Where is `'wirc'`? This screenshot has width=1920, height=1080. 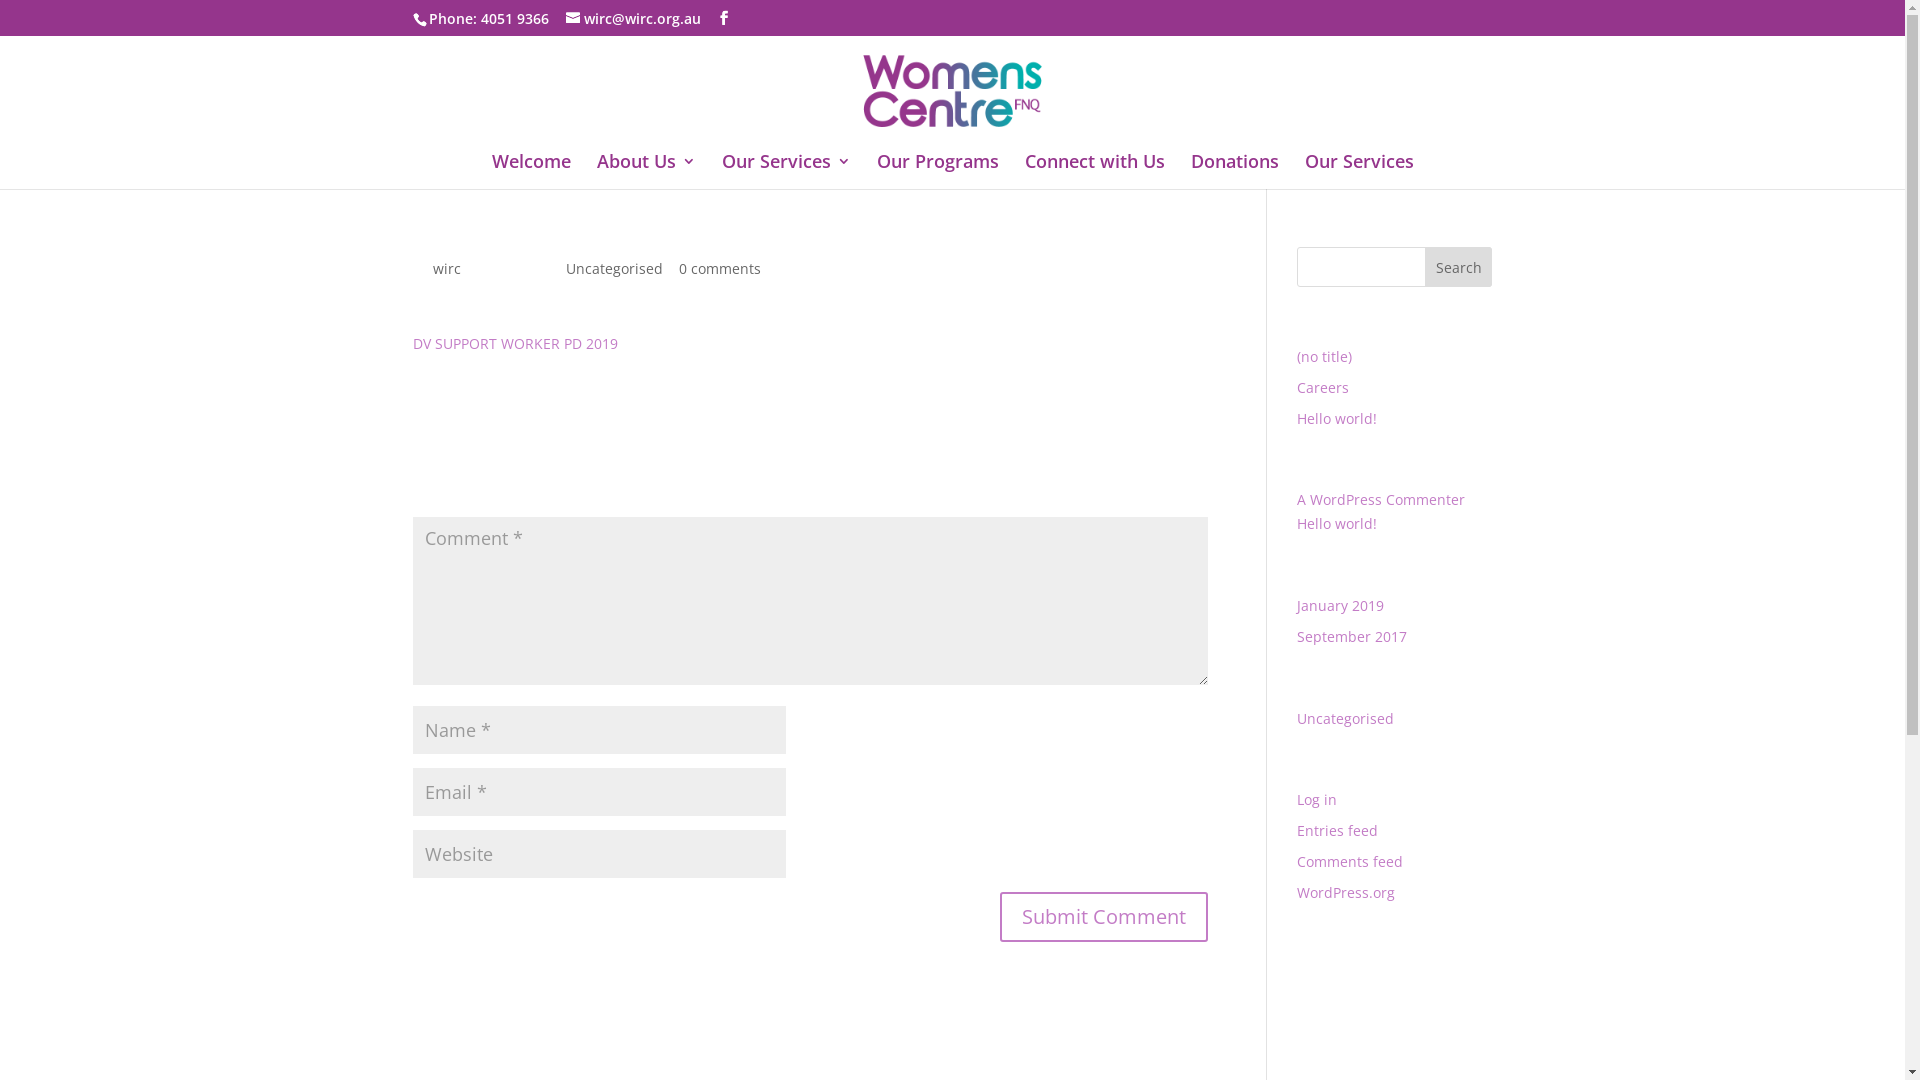 'wirc' is located at coordinates (445, 267).